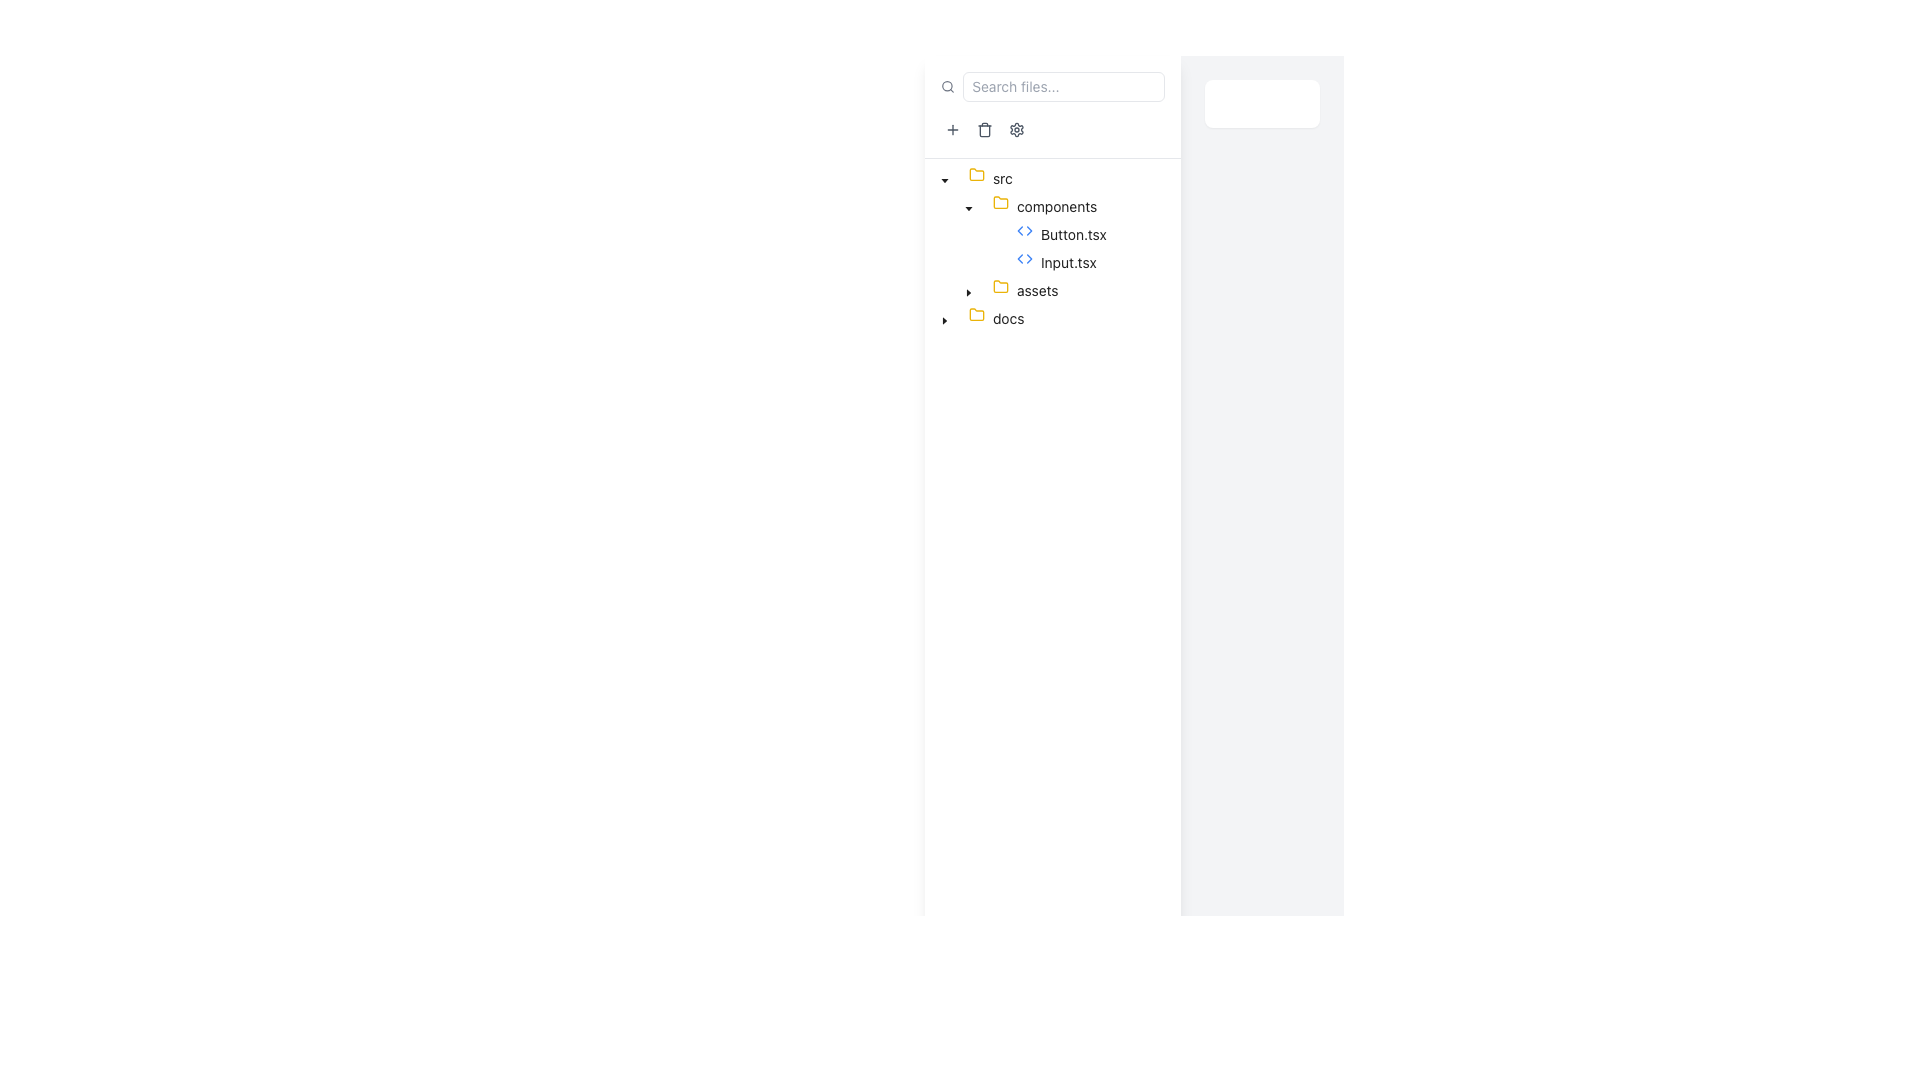 This screenshot has width=1920, height=1080. What do you see at coordinates (944, 319) in the screenshot?
I see `the toggle button styled as a caret-down icon located next to the 'docs' folder` at bounding box center [944, 319].